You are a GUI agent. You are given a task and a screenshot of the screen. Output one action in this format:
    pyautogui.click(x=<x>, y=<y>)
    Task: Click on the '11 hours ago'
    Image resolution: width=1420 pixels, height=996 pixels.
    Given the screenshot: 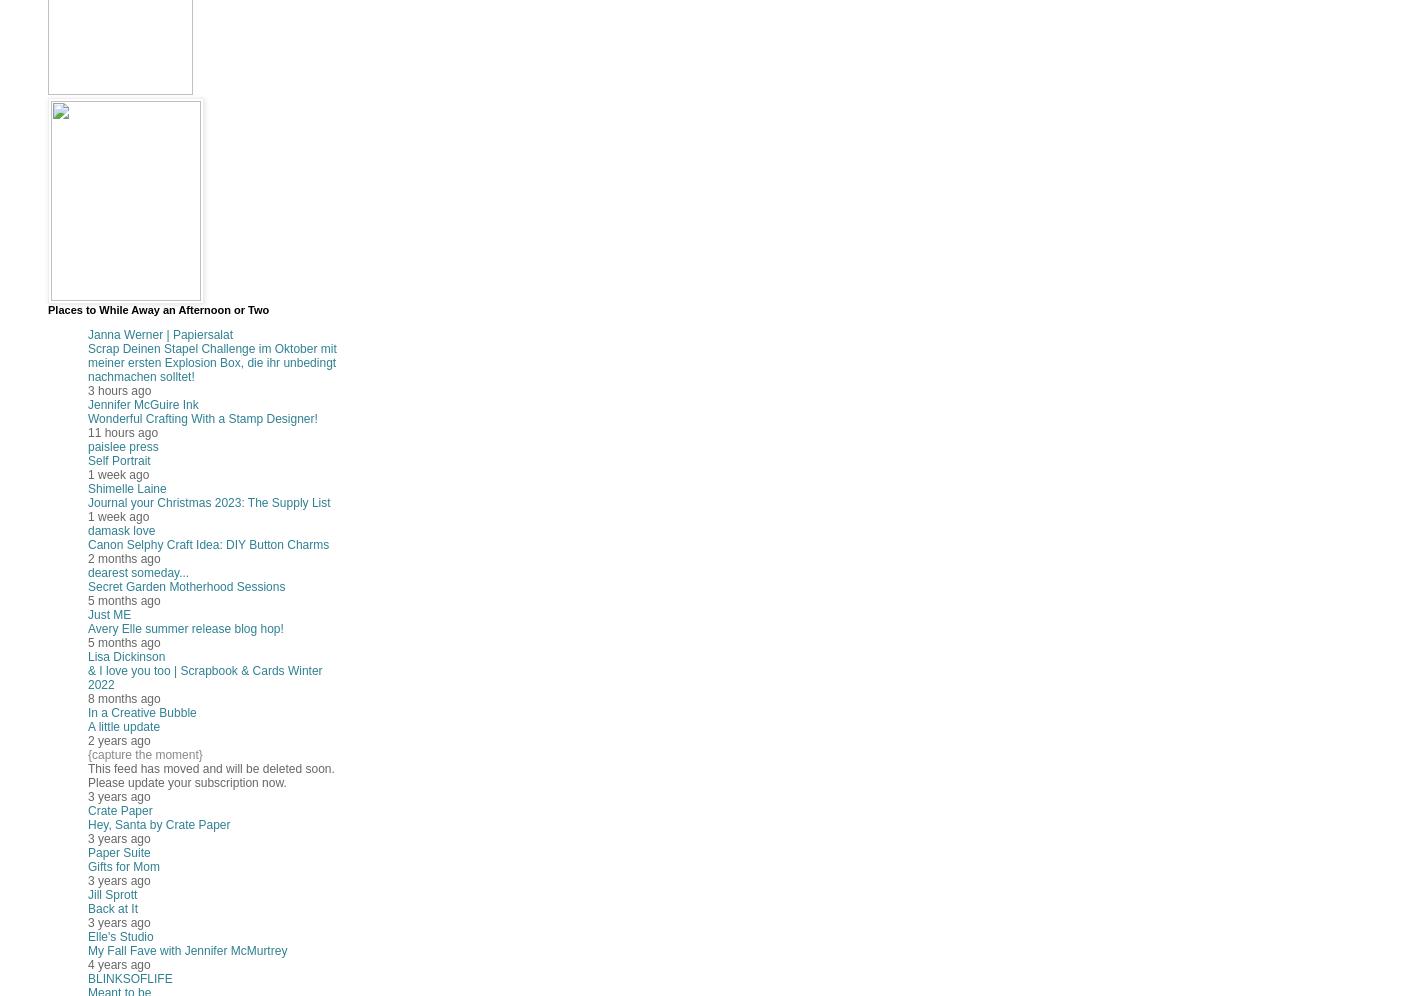 What is the action you would take?
    pyautogui.click(x=121, y=432)
    